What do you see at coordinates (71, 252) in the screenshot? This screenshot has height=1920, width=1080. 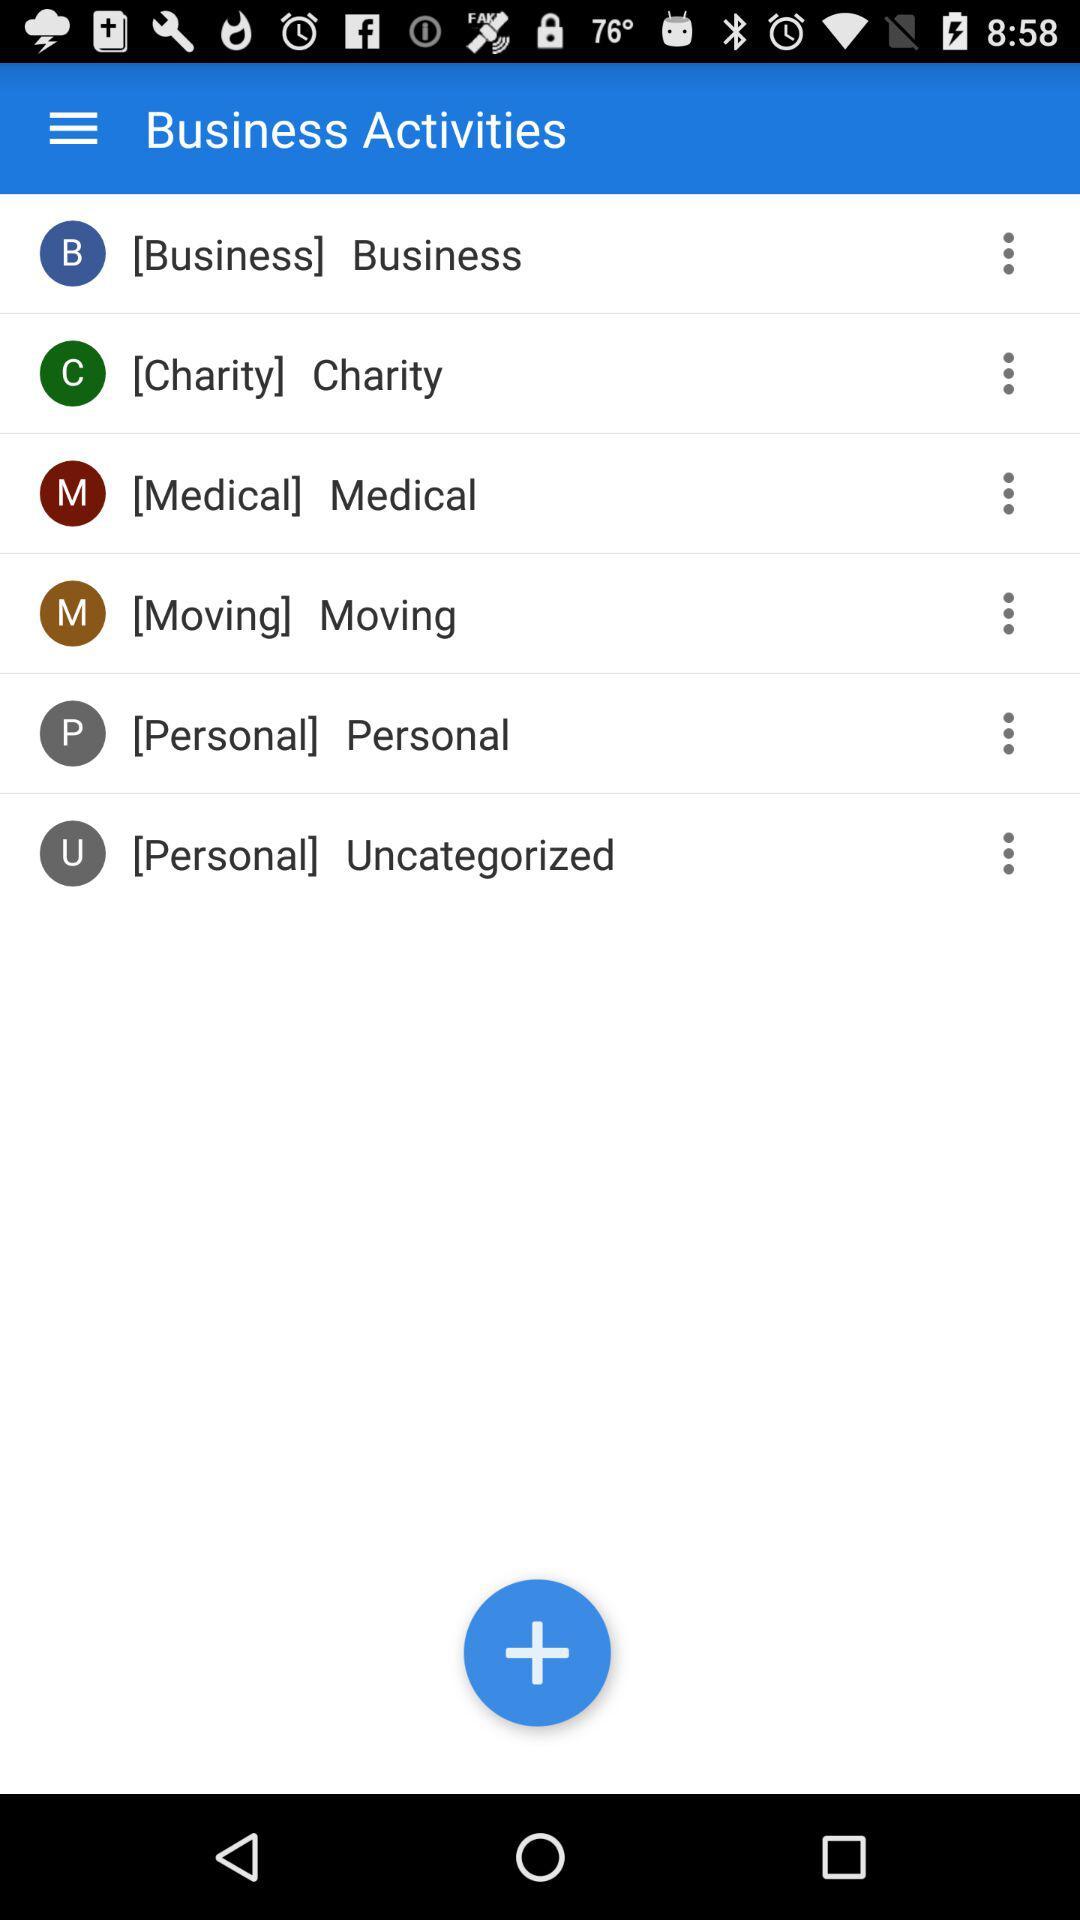 I see `icon to the left of [business] app` at bounding box center [71, 252].